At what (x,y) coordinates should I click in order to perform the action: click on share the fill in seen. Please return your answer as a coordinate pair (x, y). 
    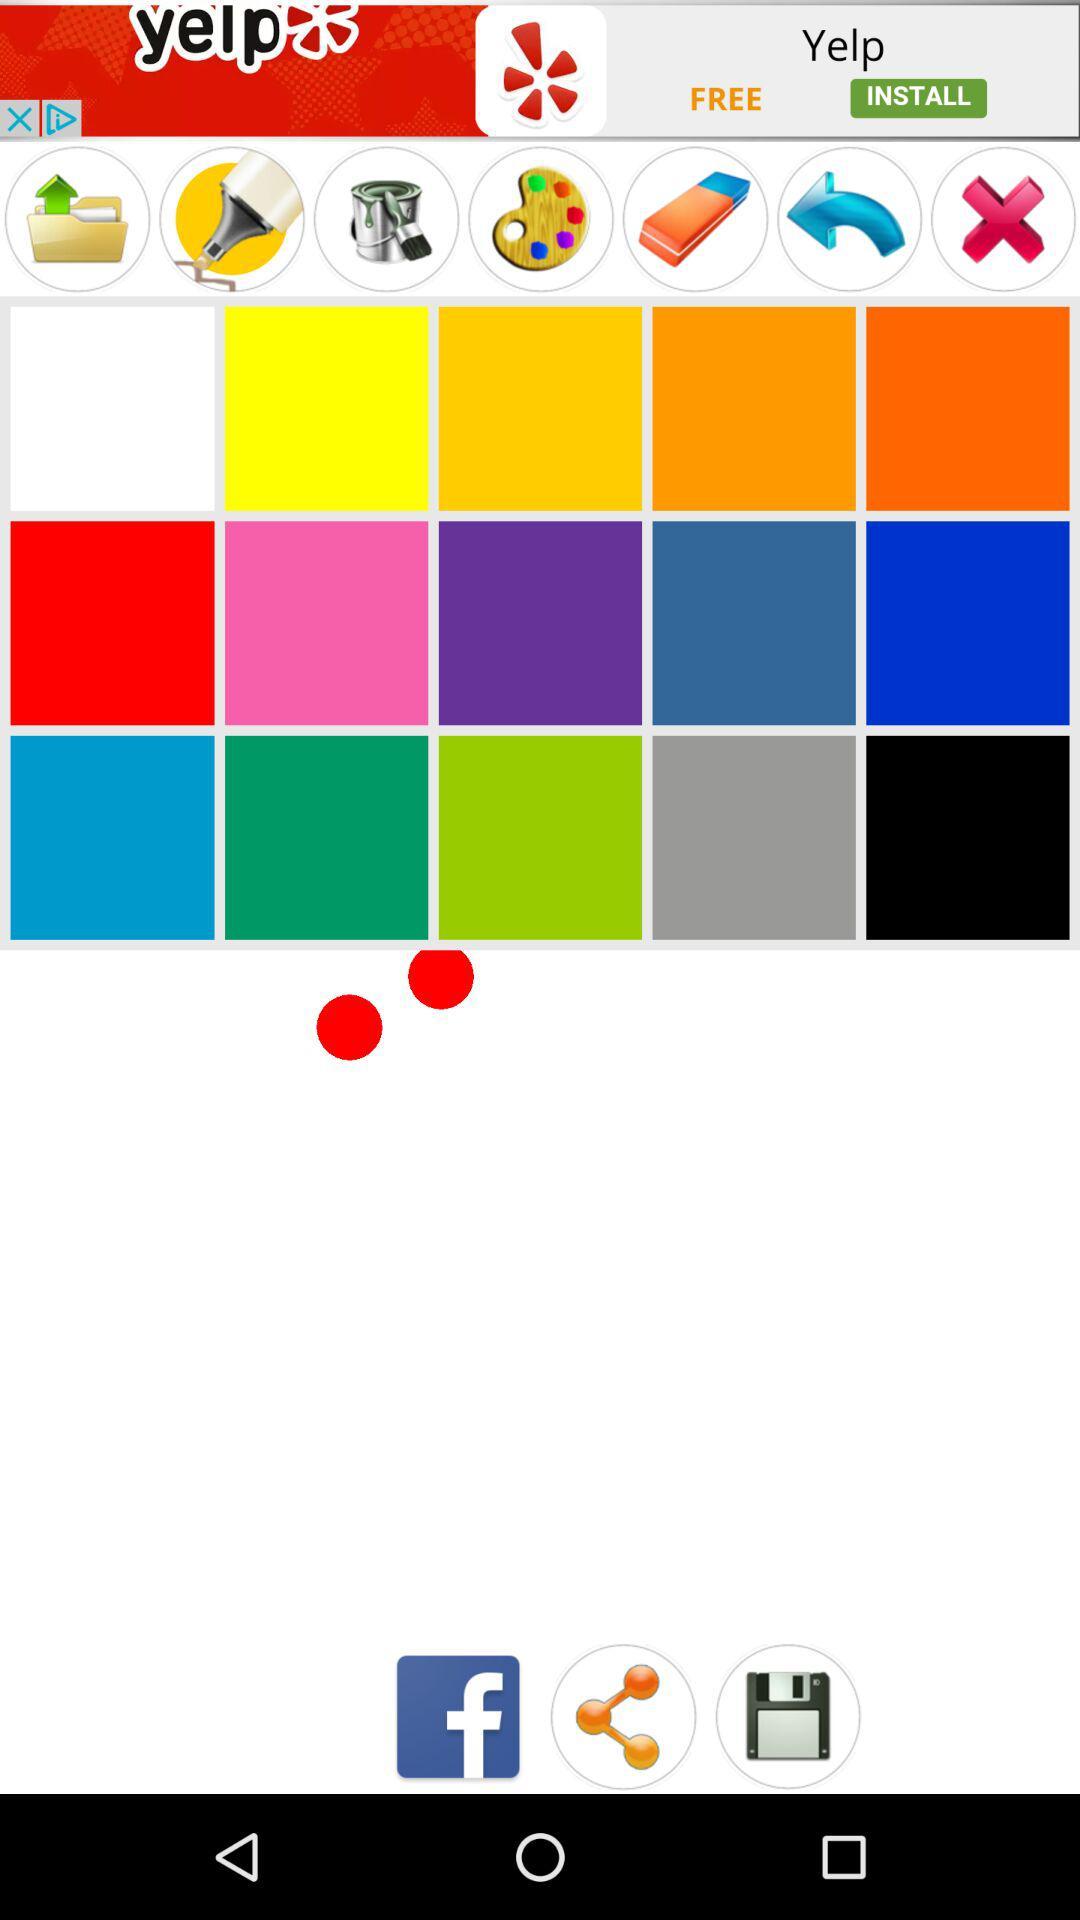
    Looking at the image, I should click on (622, 1715).